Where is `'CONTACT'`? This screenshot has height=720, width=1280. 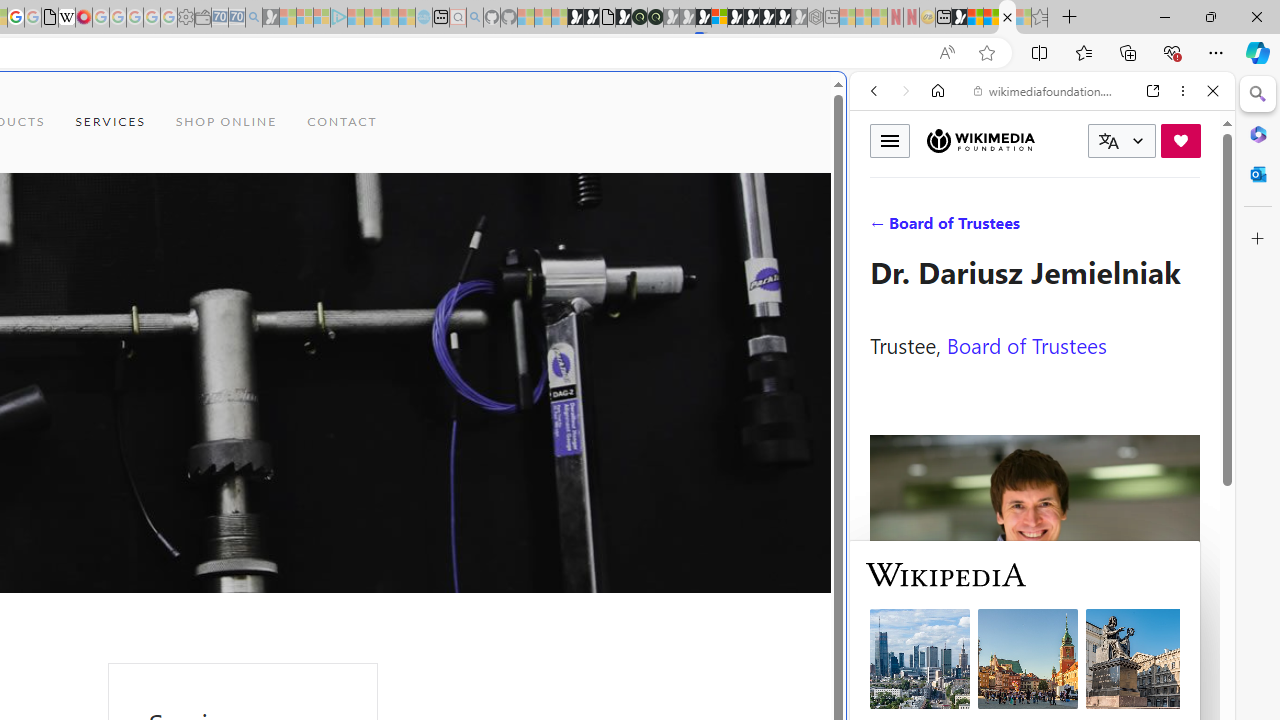
'CONTACT' is located at coordinates (342, 122).